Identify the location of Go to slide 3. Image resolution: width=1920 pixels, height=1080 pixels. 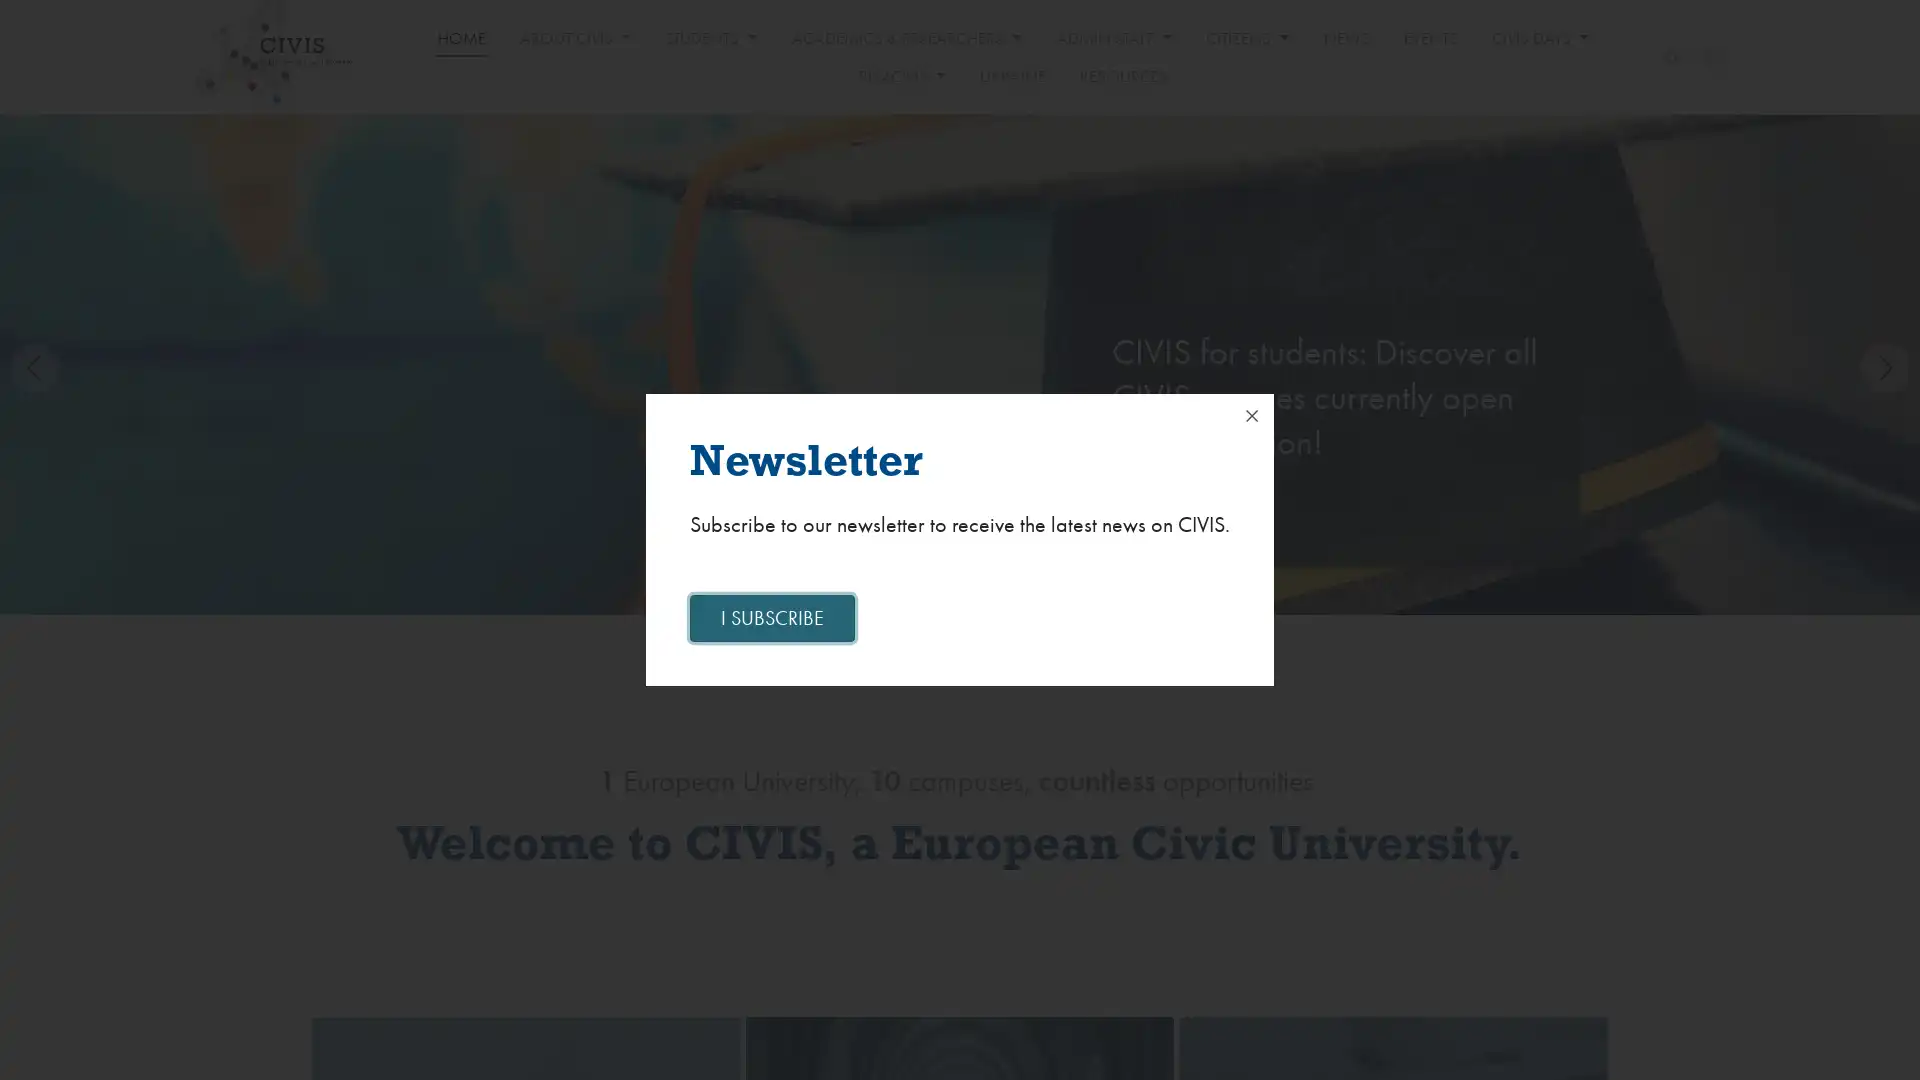
(1008, 635).